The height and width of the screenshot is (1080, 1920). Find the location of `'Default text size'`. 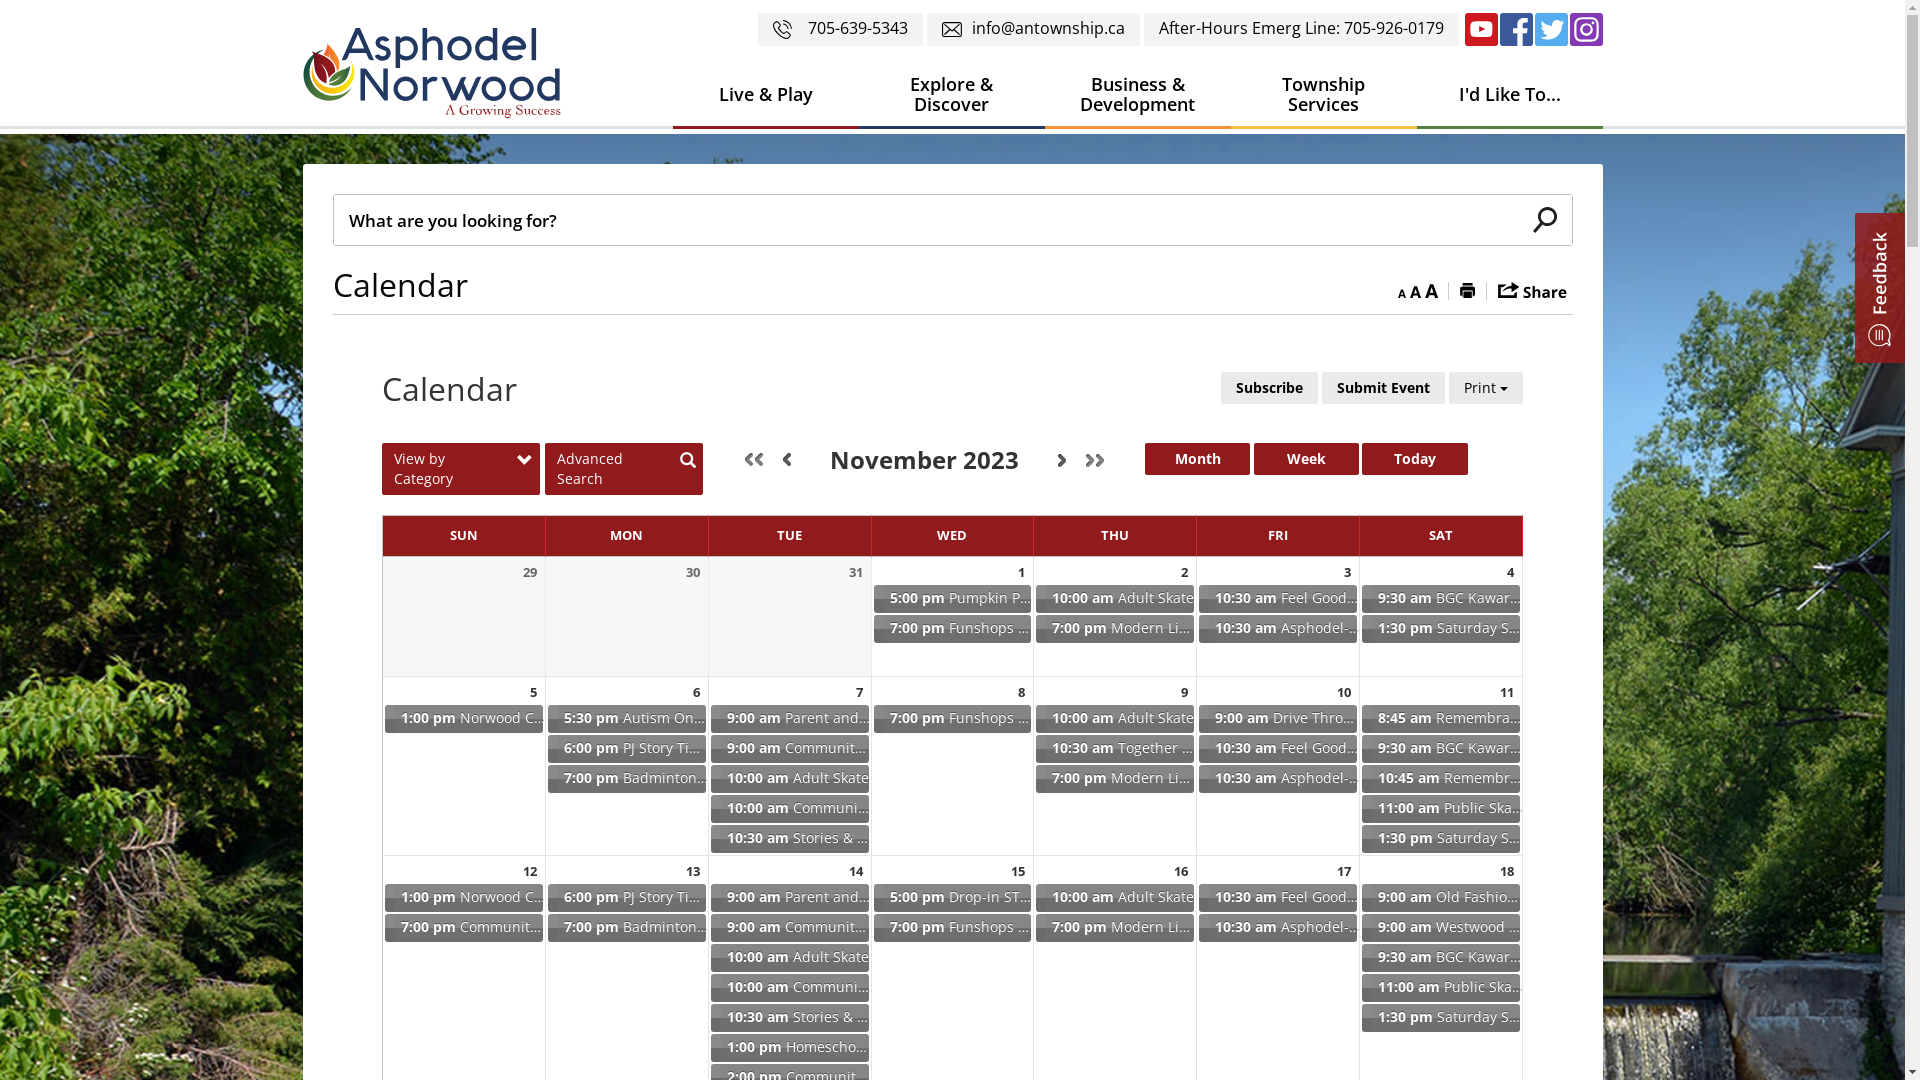

'Default text size' is located at coordinates (1409, 289).